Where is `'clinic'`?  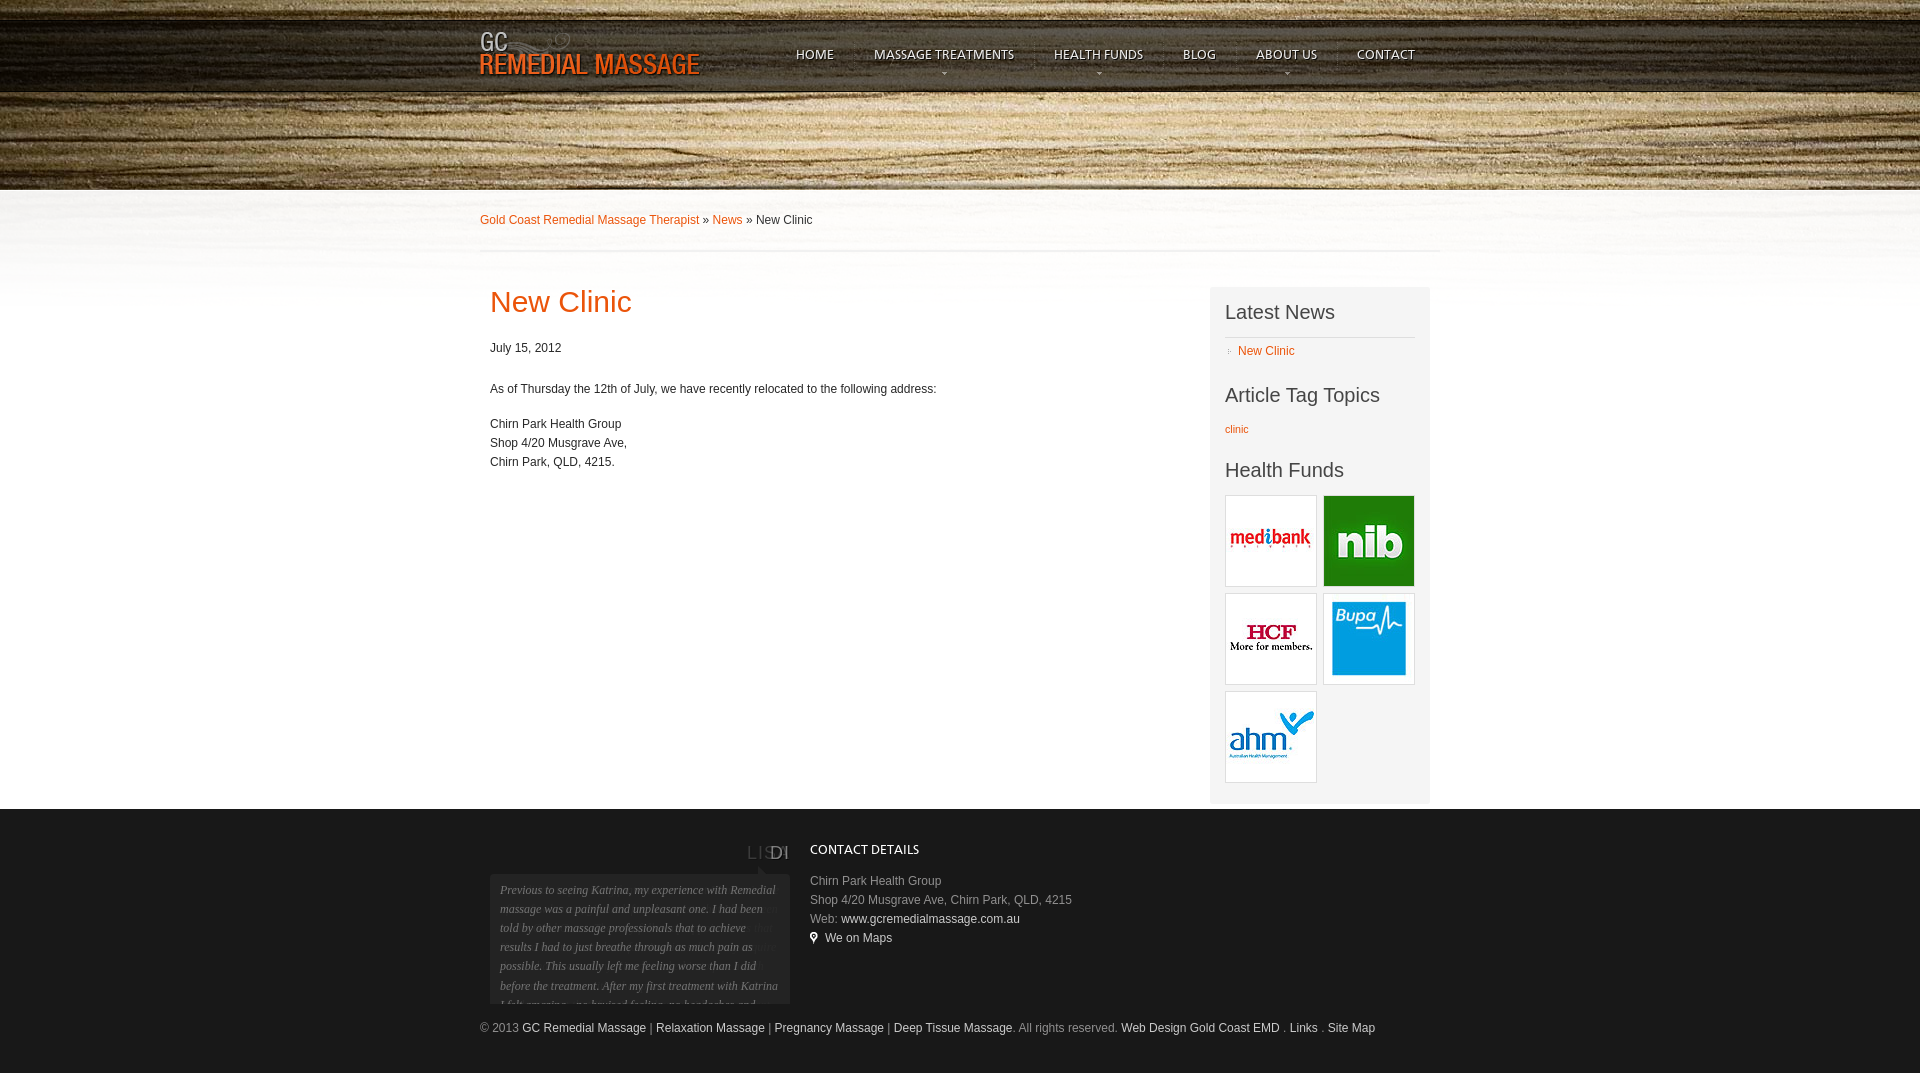
'clinic' is located at coordinates (1236, 427).